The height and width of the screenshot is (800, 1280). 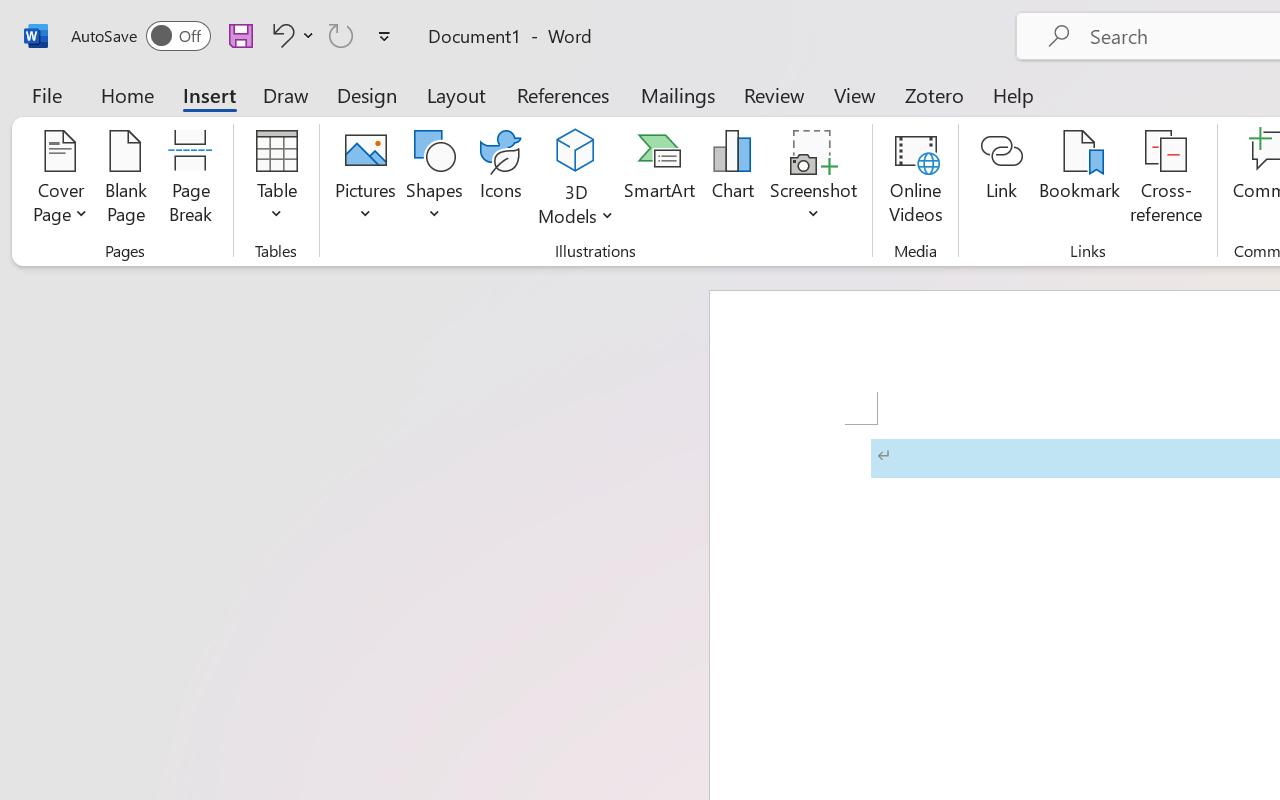 I want to click on 'Can', so click(x=341, y=34).